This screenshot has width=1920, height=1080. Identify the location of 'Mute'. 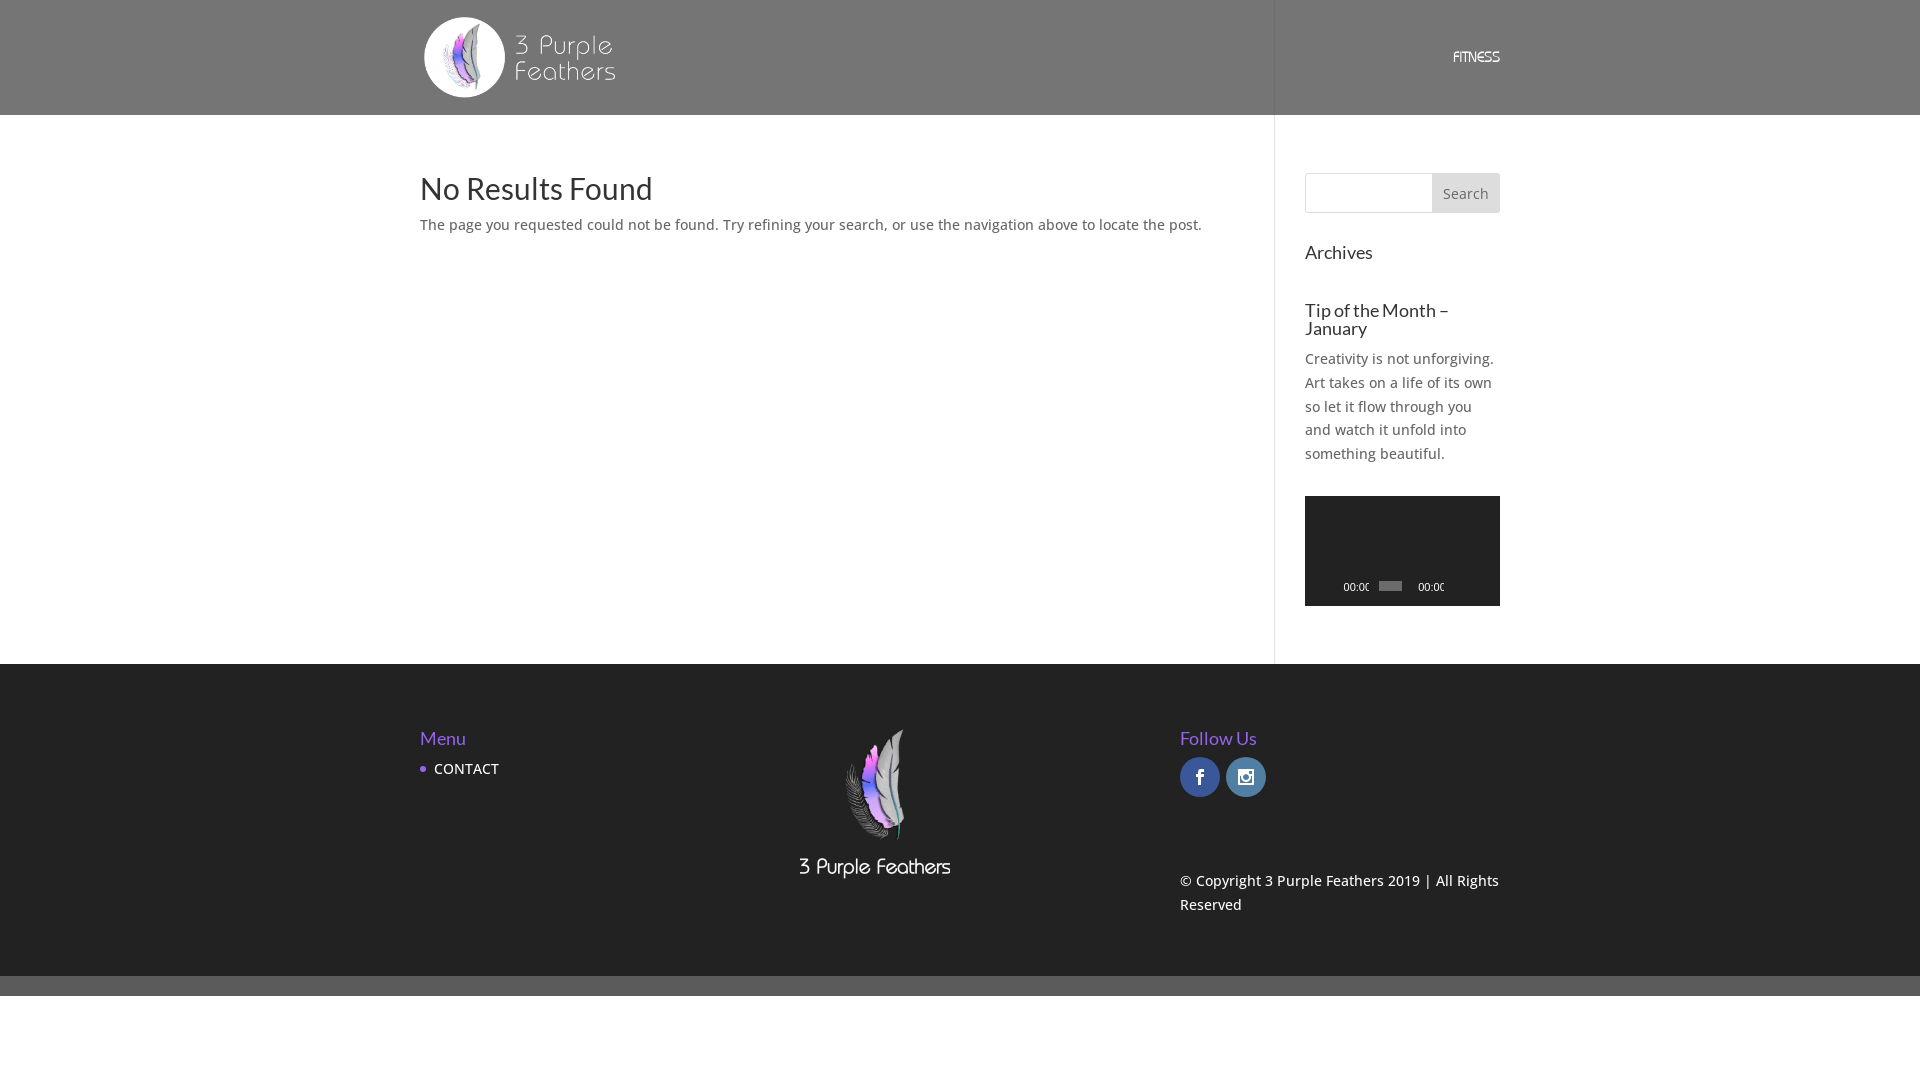
(1459, 585).